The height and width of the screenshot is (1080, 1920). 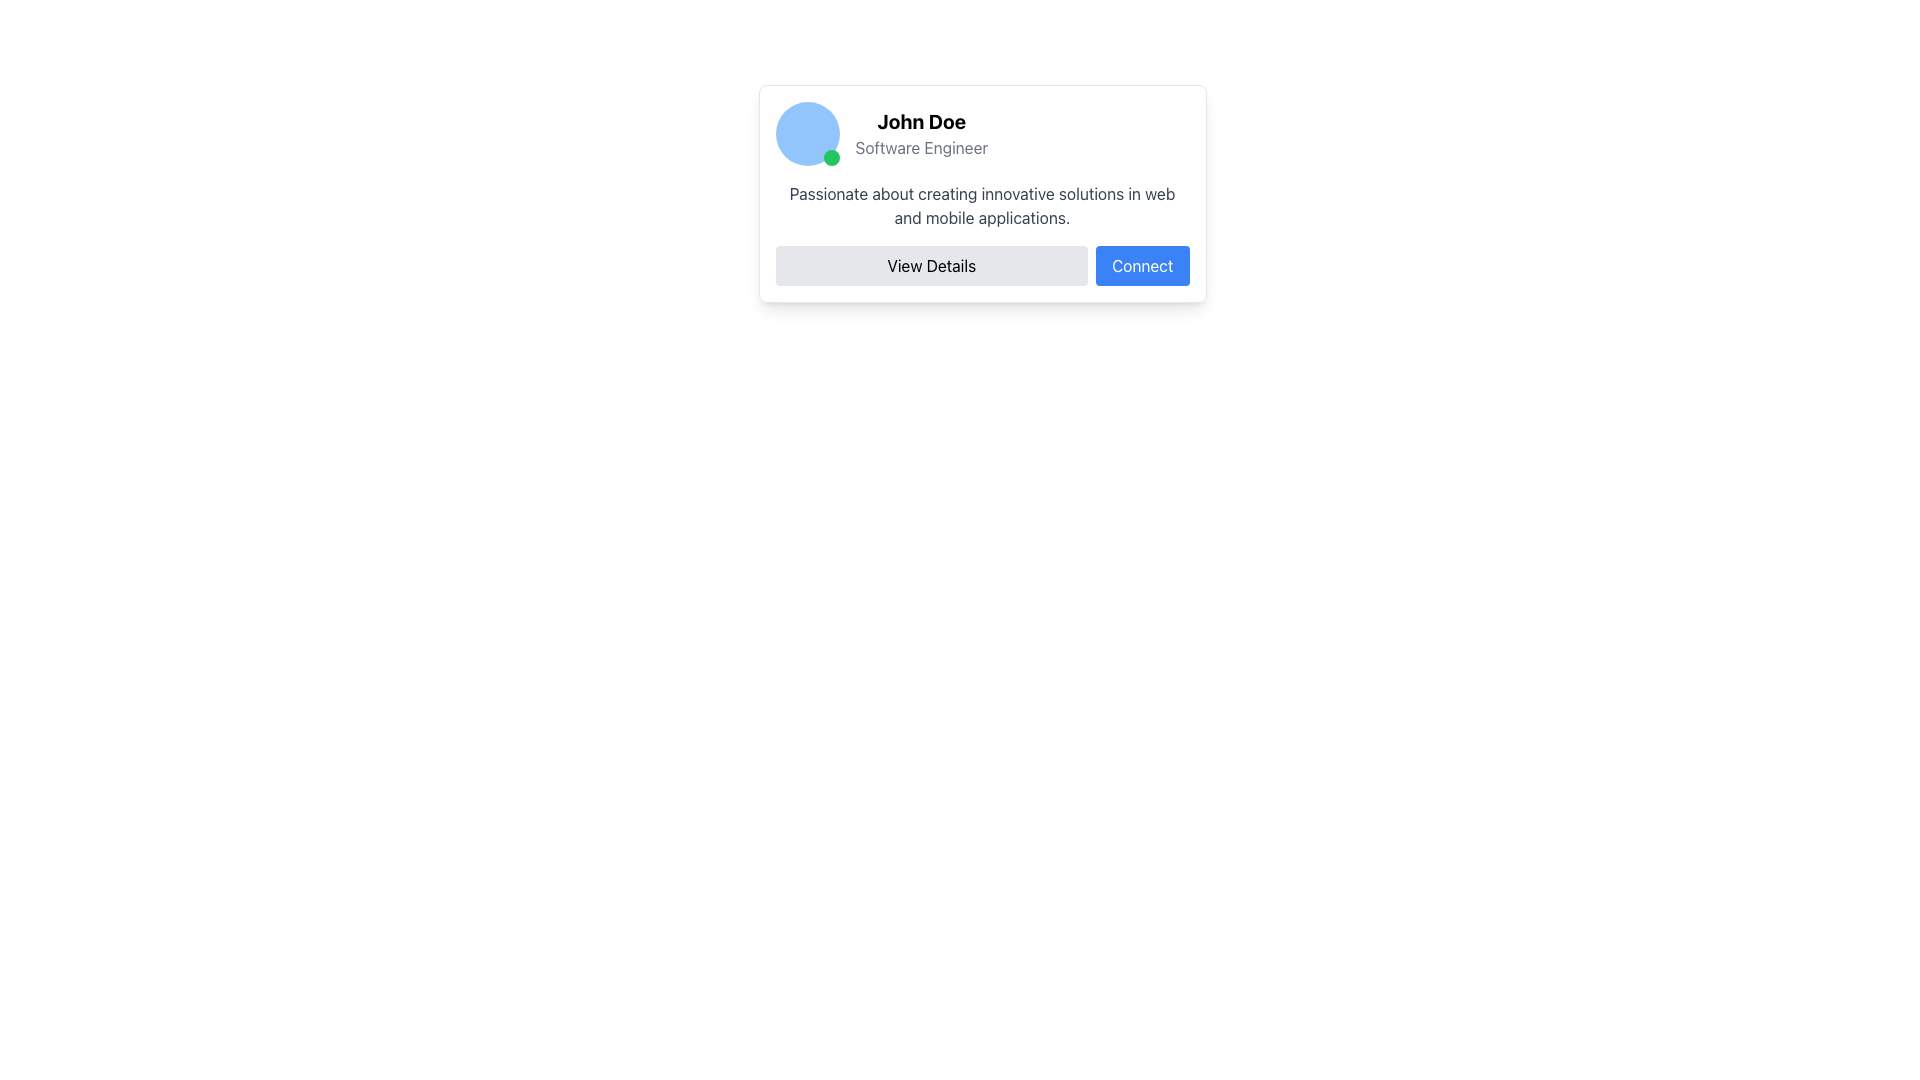 I want to click on the 'Connect' button with a blue background and white text, which is the second button in the group at the bottom of the profile card, so click(x=1142, y=265).